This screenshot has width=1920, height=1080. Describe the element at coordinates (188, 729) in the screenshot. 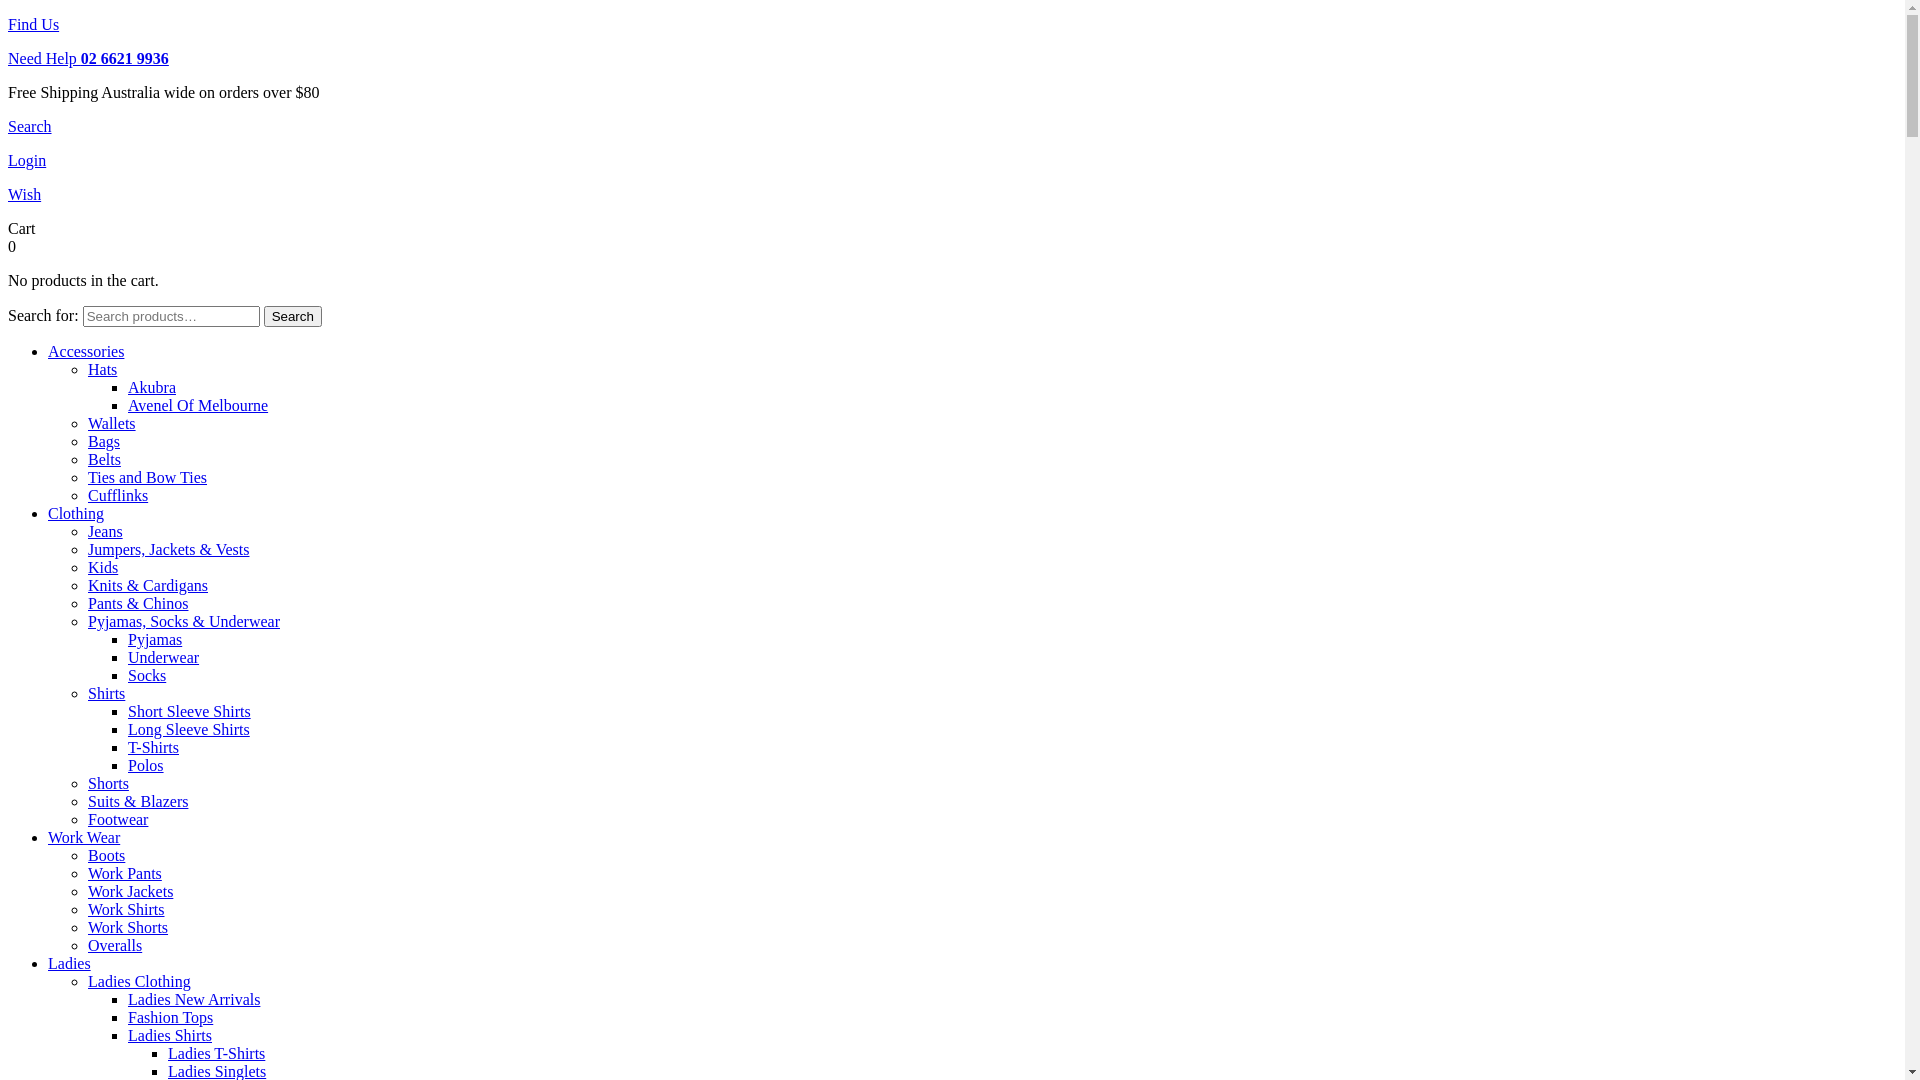

I see `'Long Sleeve Shirts'` at that location.